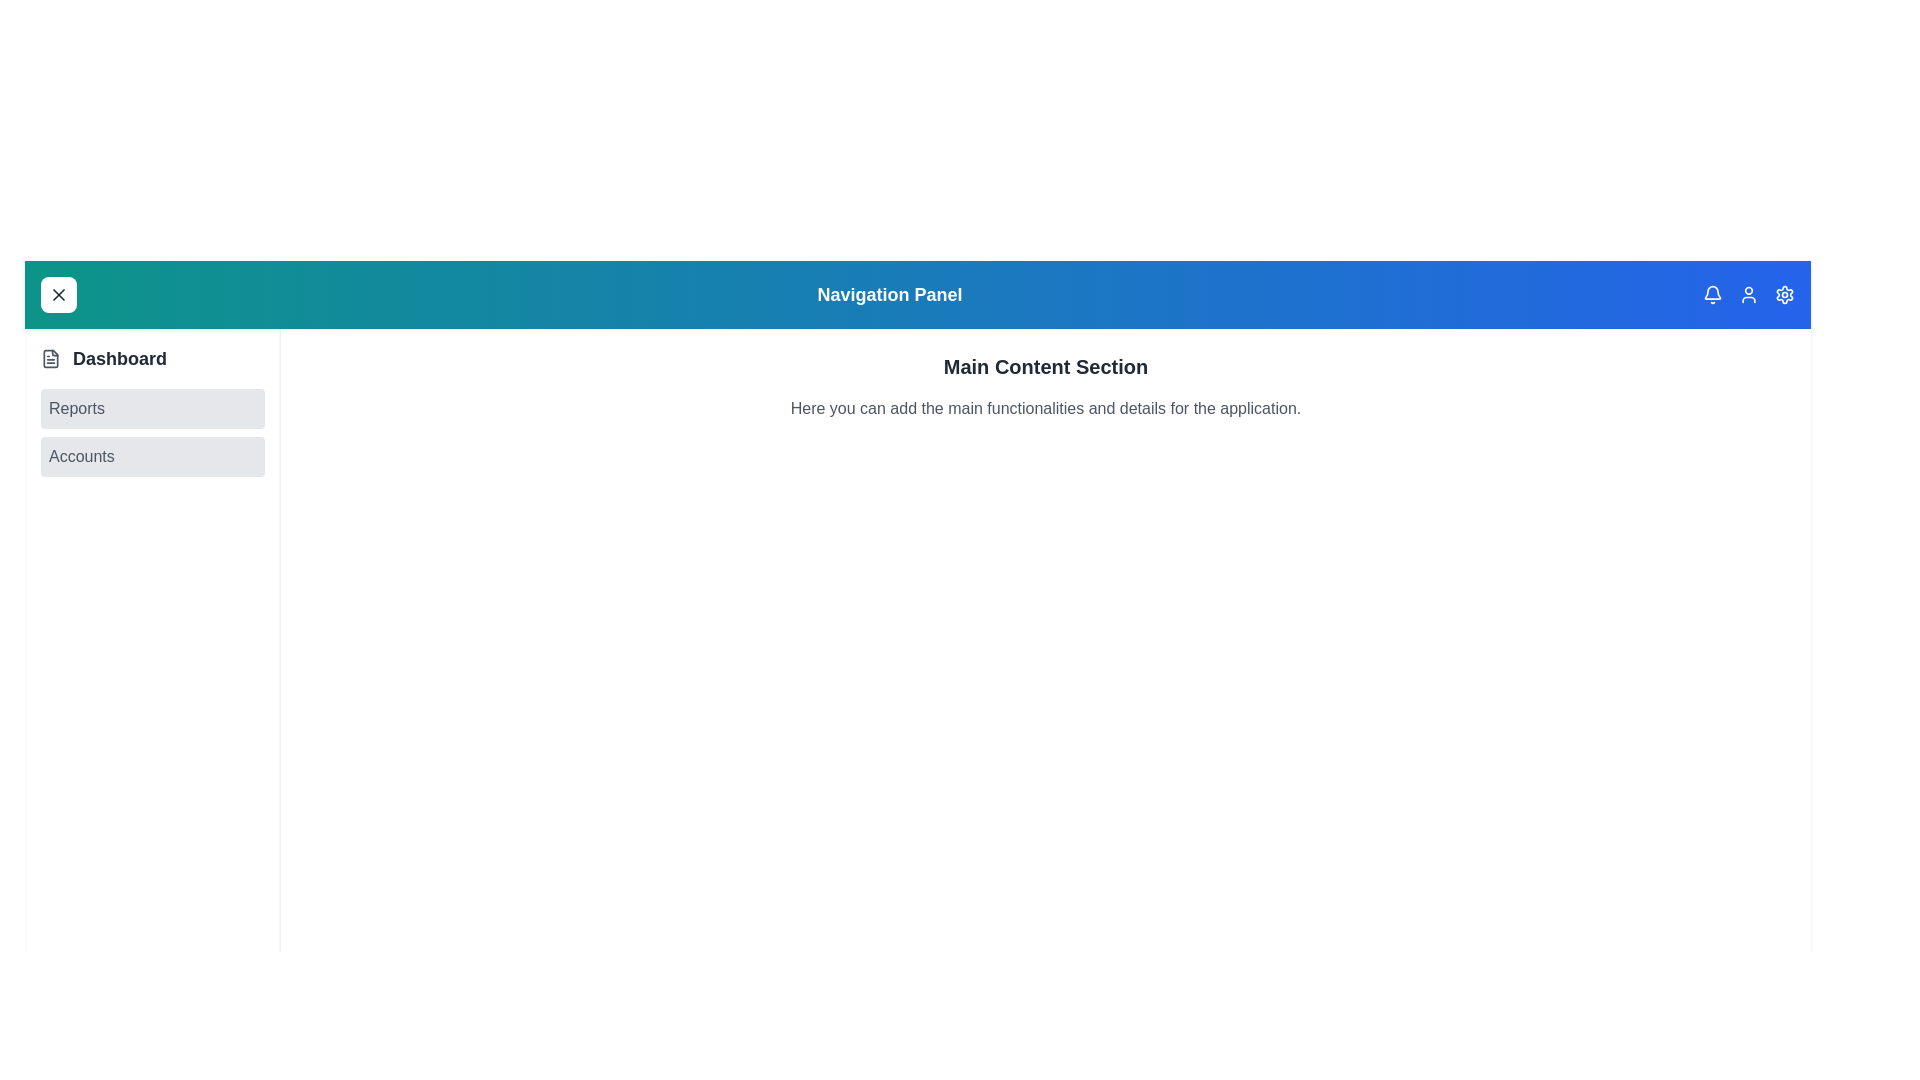 Image resolution: width=1920 pixels, height=1080 pixels. Describe the element at coordinates (58, 294) in the screenshot. I see `the stylized 'X' icon located at the top-left corner of the navigation bar` at that location.